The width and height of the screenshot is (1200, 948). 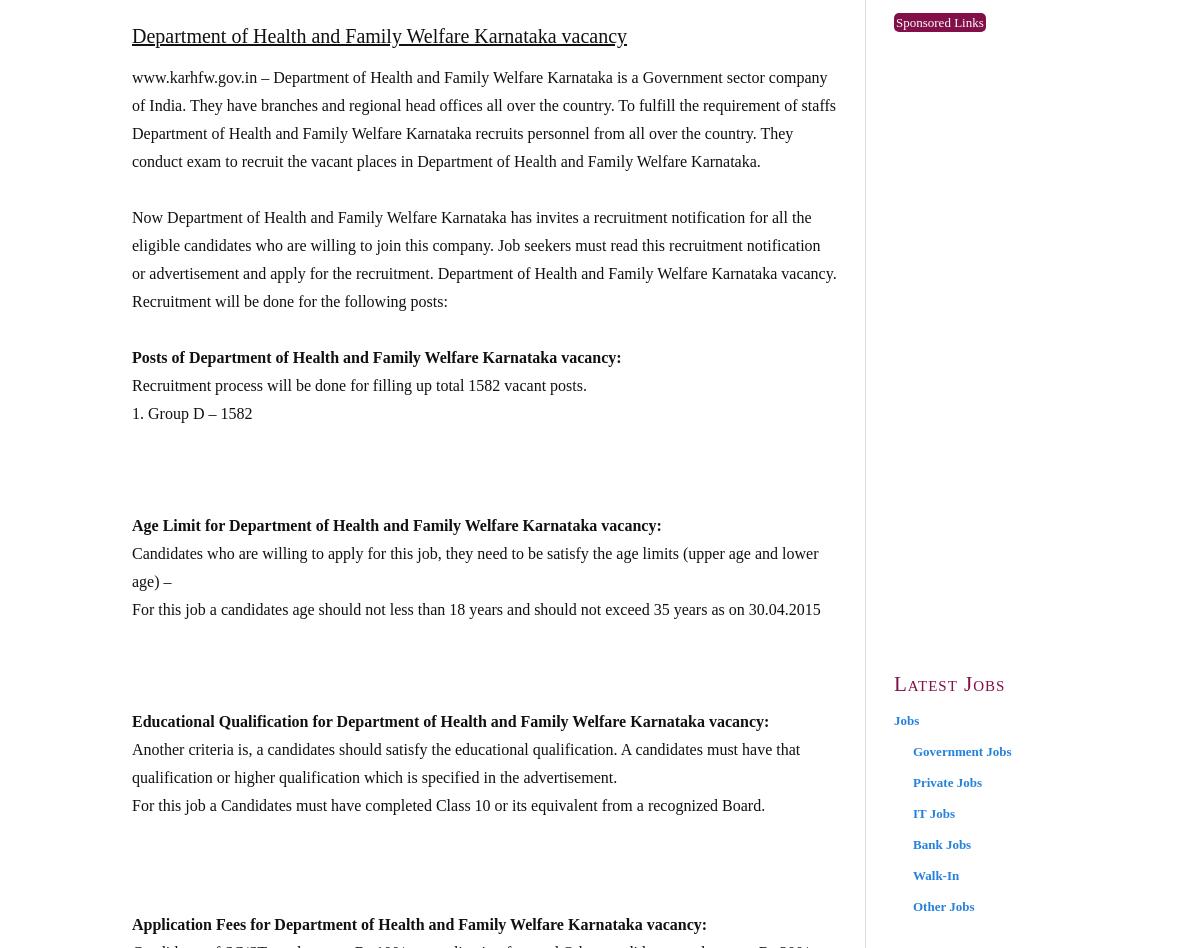 What do you see at coordinates (132, 923) in the screenshot?
I see `'Application Fees for Department of Health and Family Welfare Karnataka vacancy:'` at bounding box center [132, 923].